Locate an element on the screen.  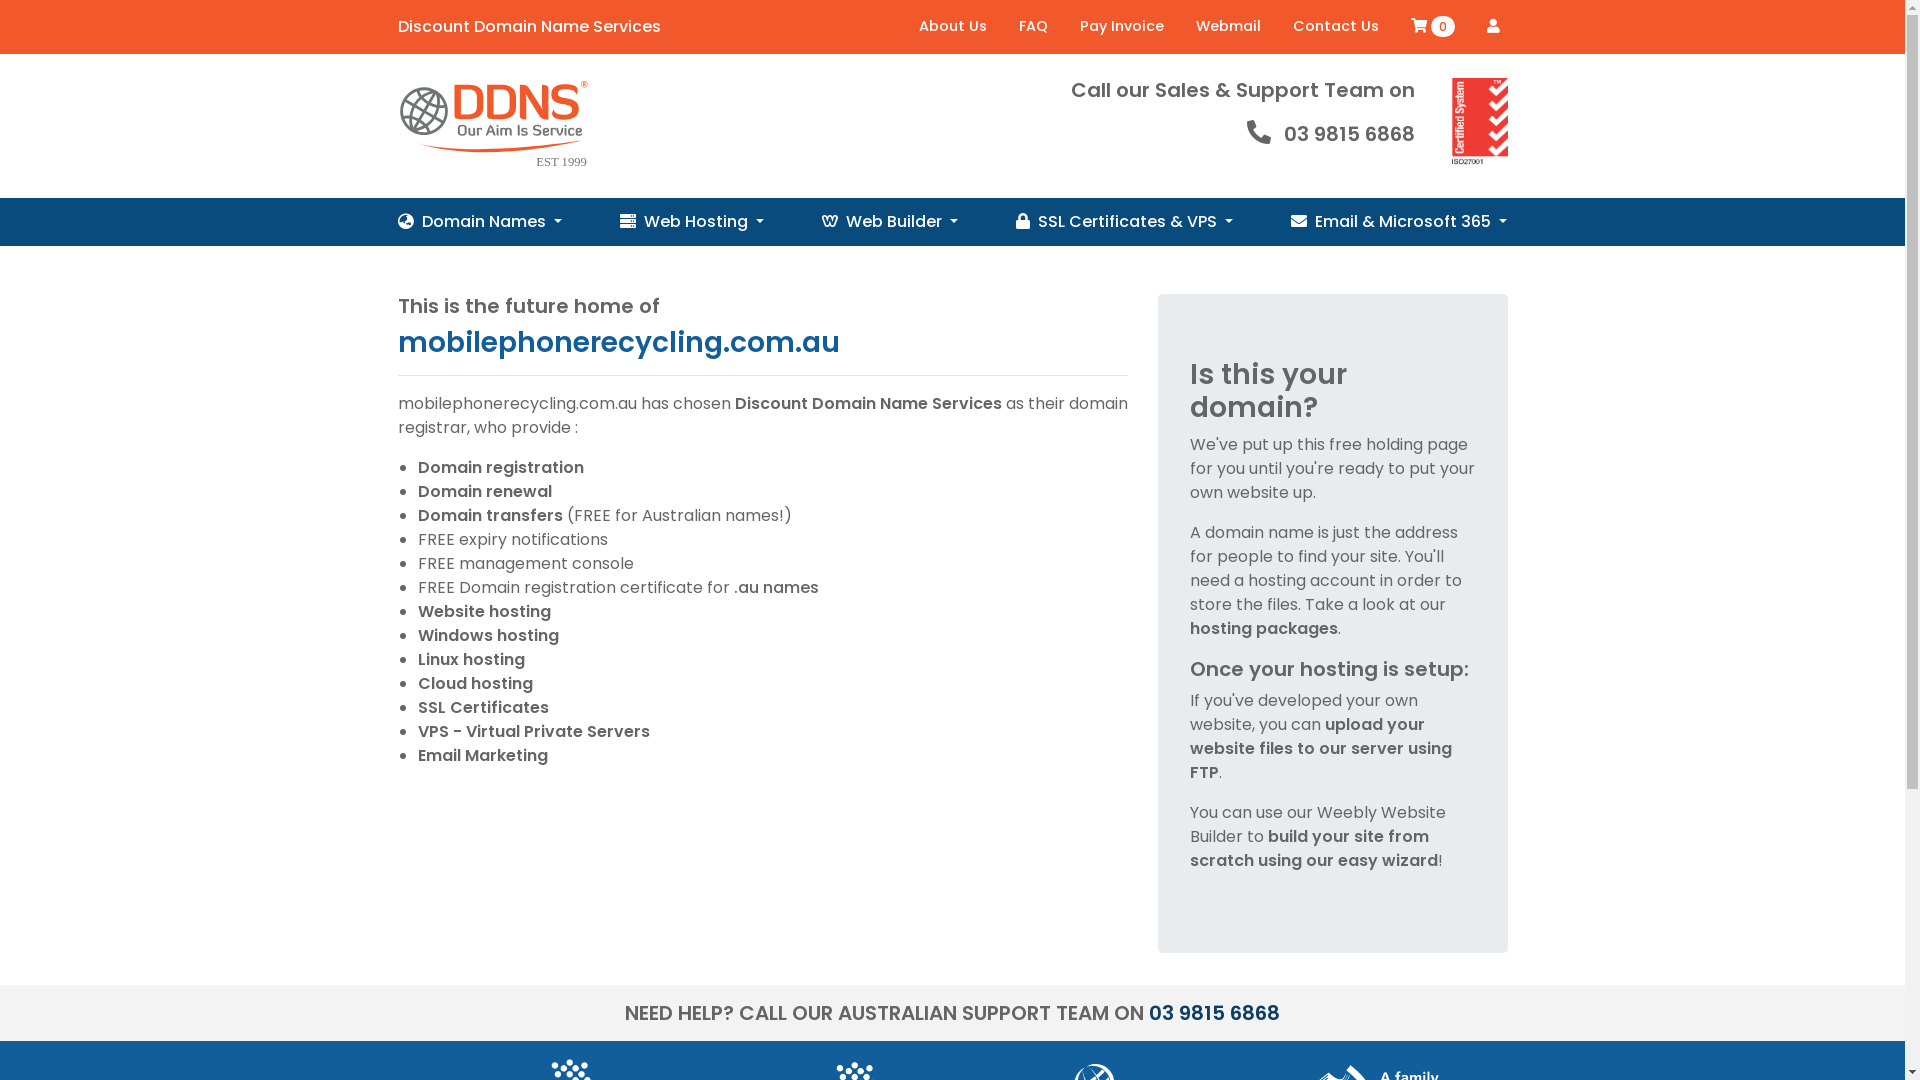
'ISO27001 Data Security Certified' is located at coordinates (1479, 123).